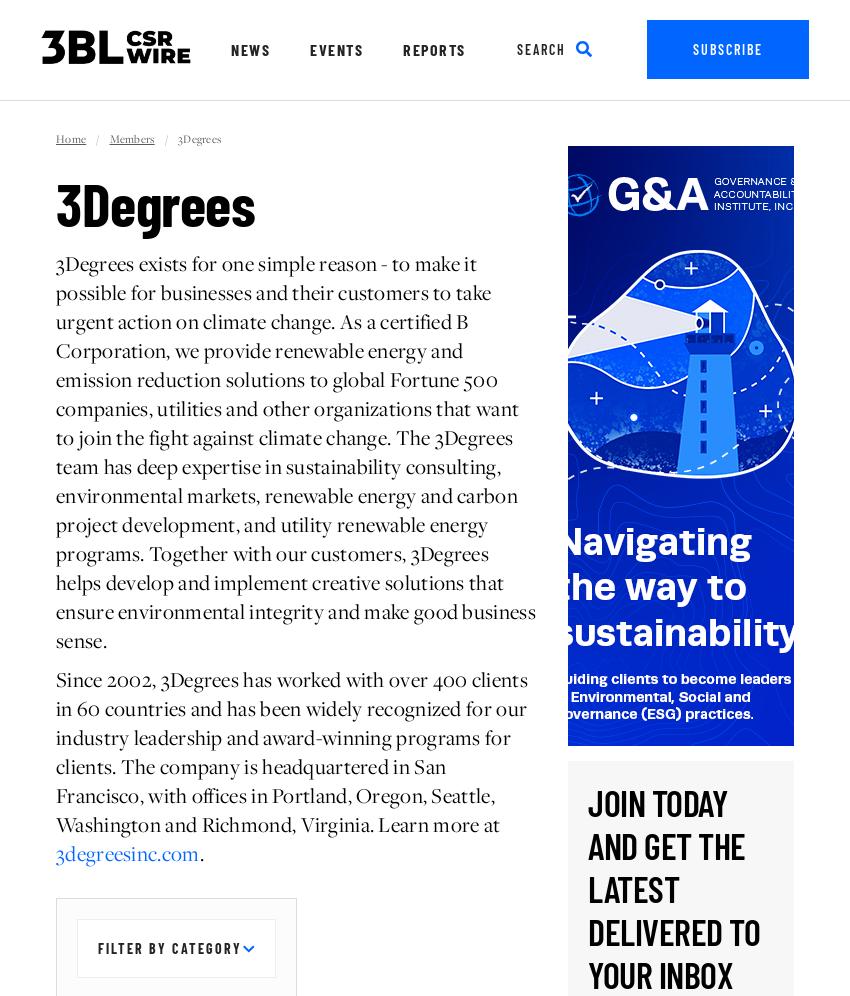 This screenshot has width=850, height=996. Describe the element at coordinates (673, 887) in the screenshot. I see `'Join today and get the latest delivered to your inbox'` at that location.